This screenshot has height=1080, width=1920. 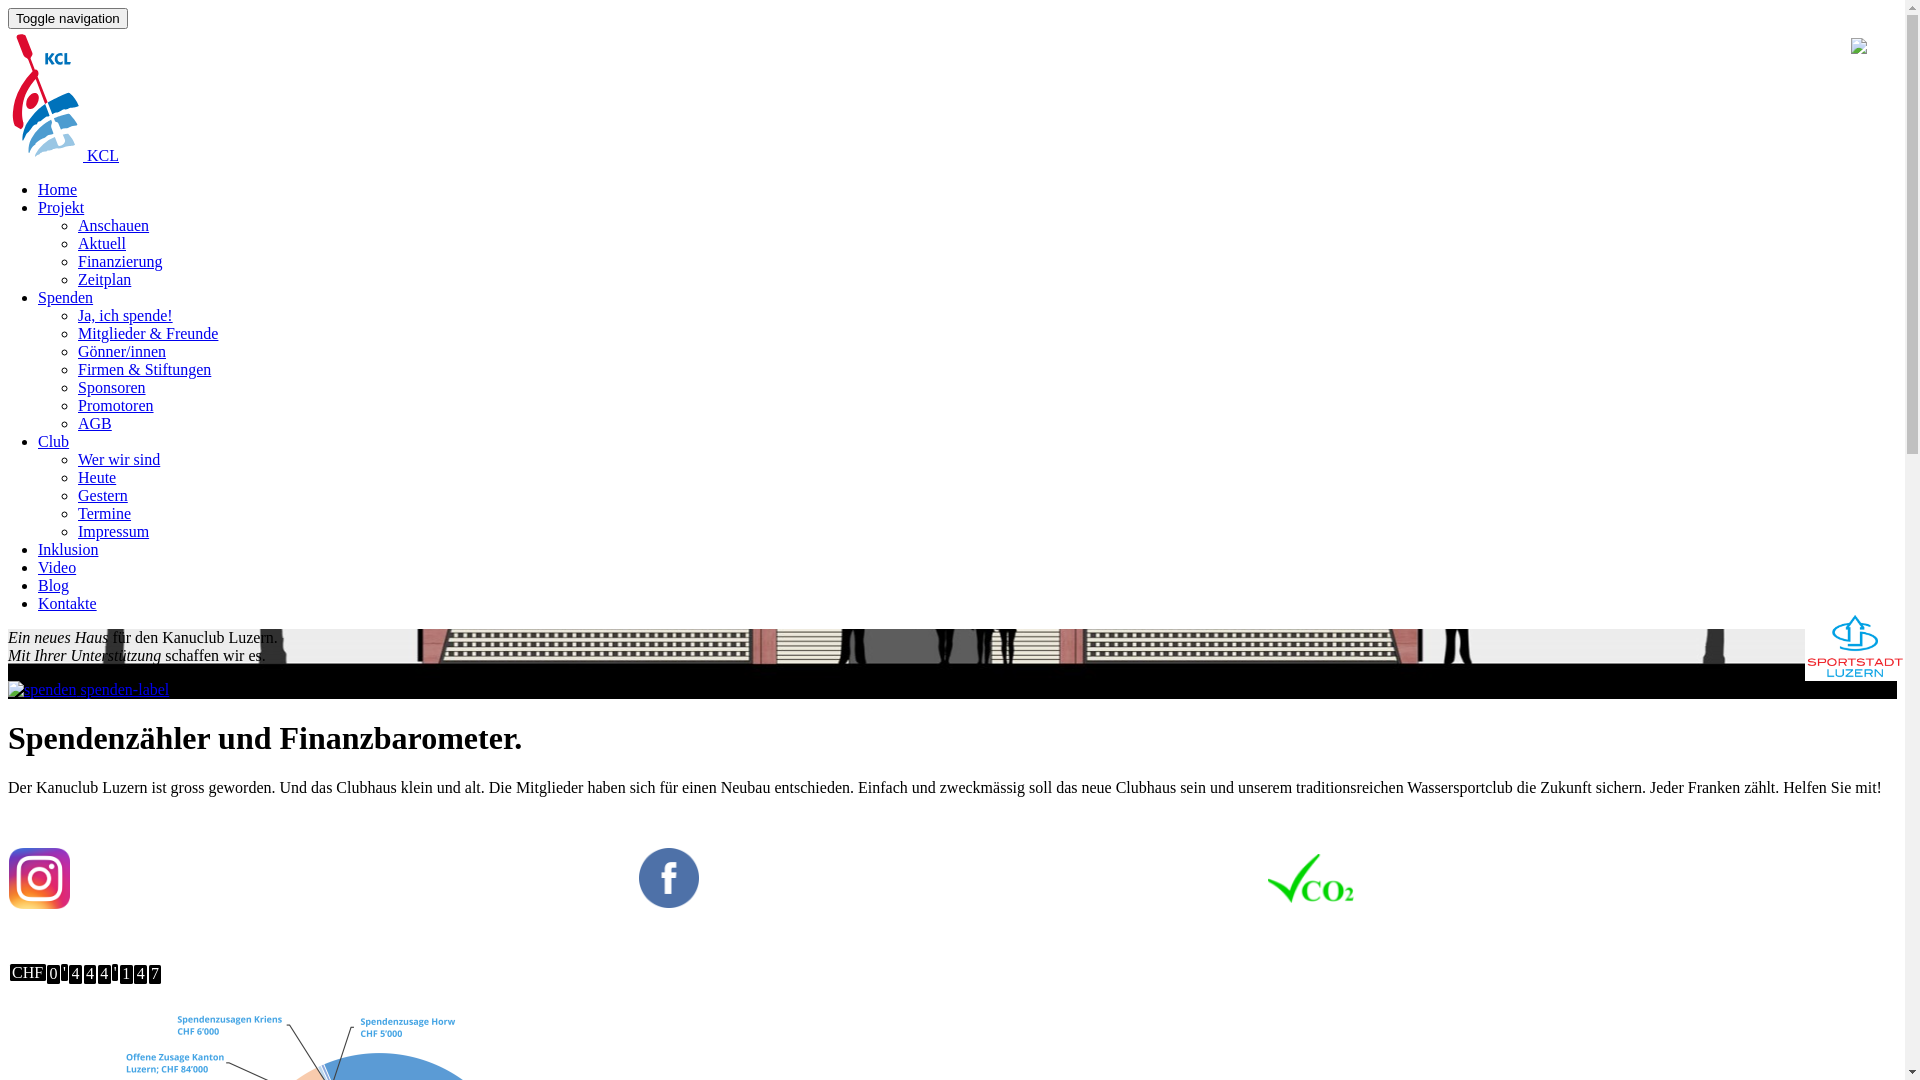 I want to click on 'Club', so click(x=38, y=440).